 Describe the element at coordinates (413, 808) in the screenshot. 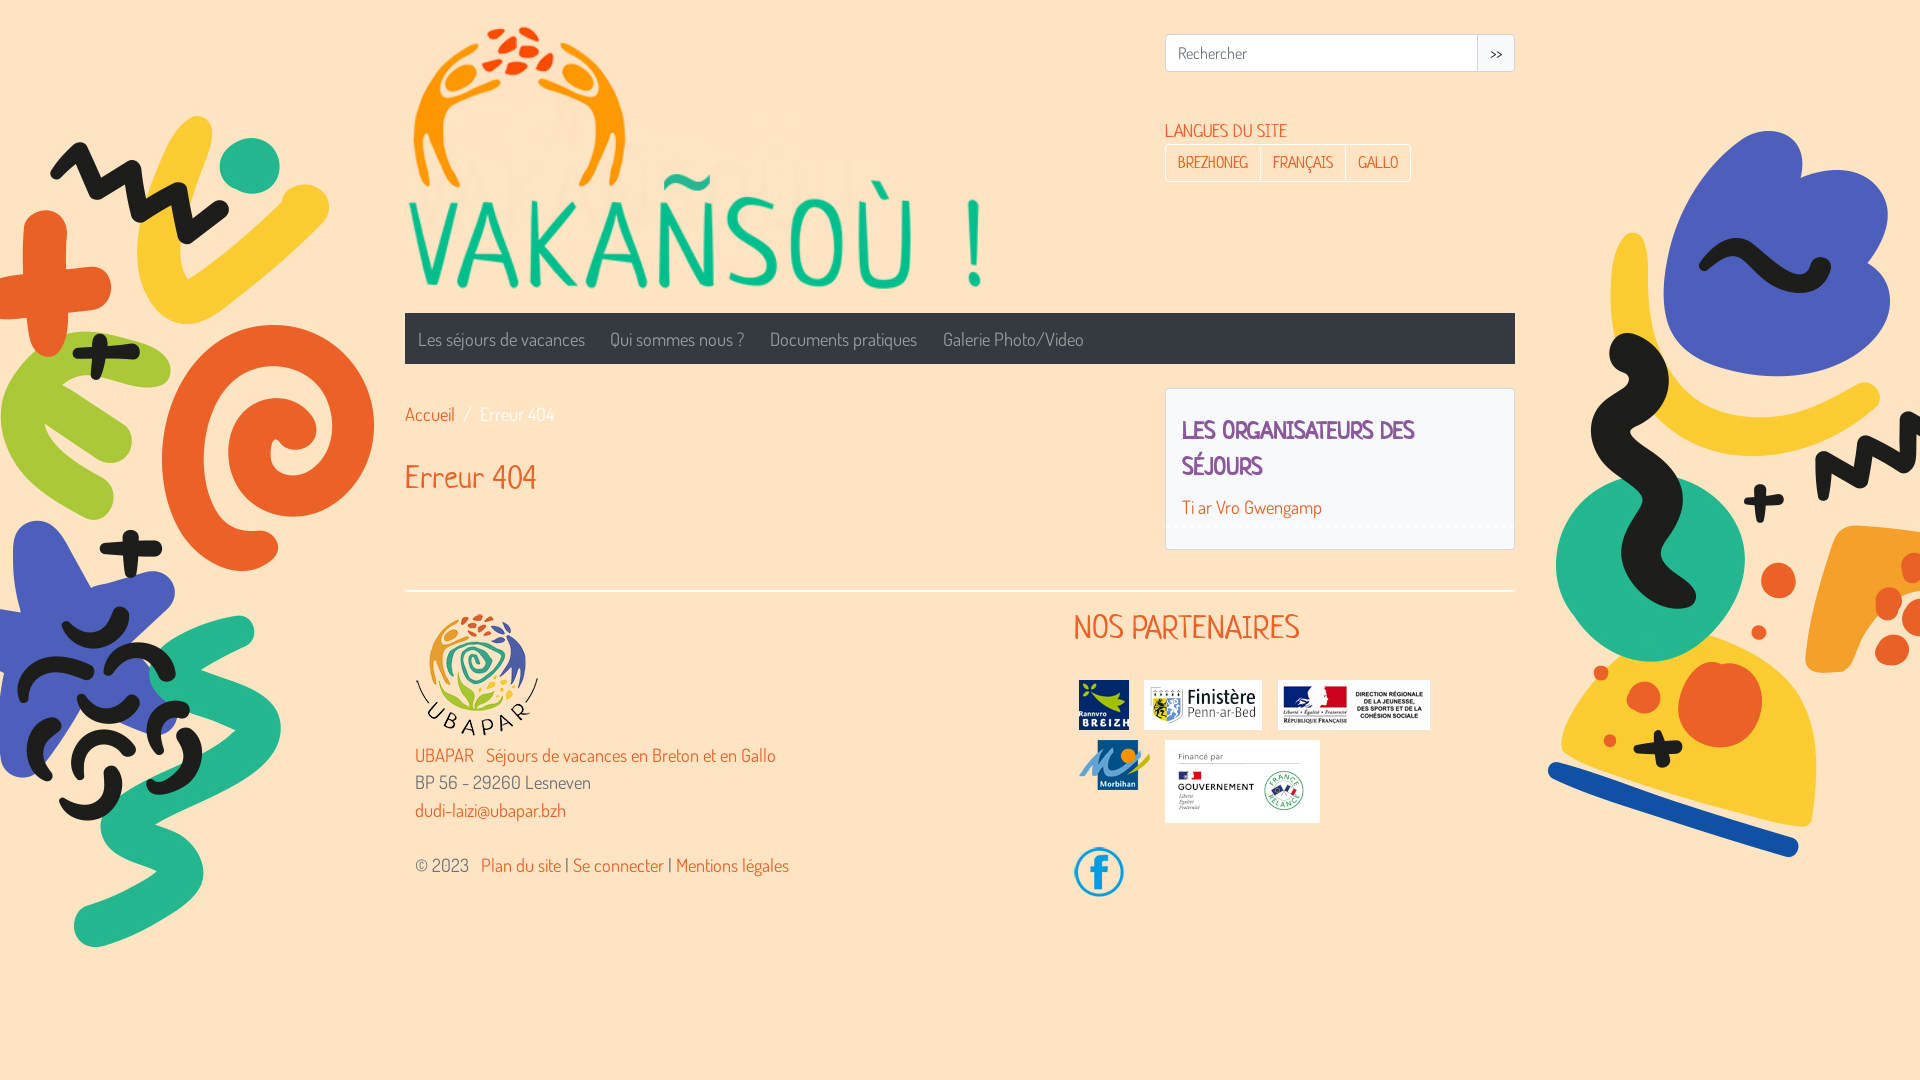

I see `'dudi-laizi@ubapar.bzh'` at that location.